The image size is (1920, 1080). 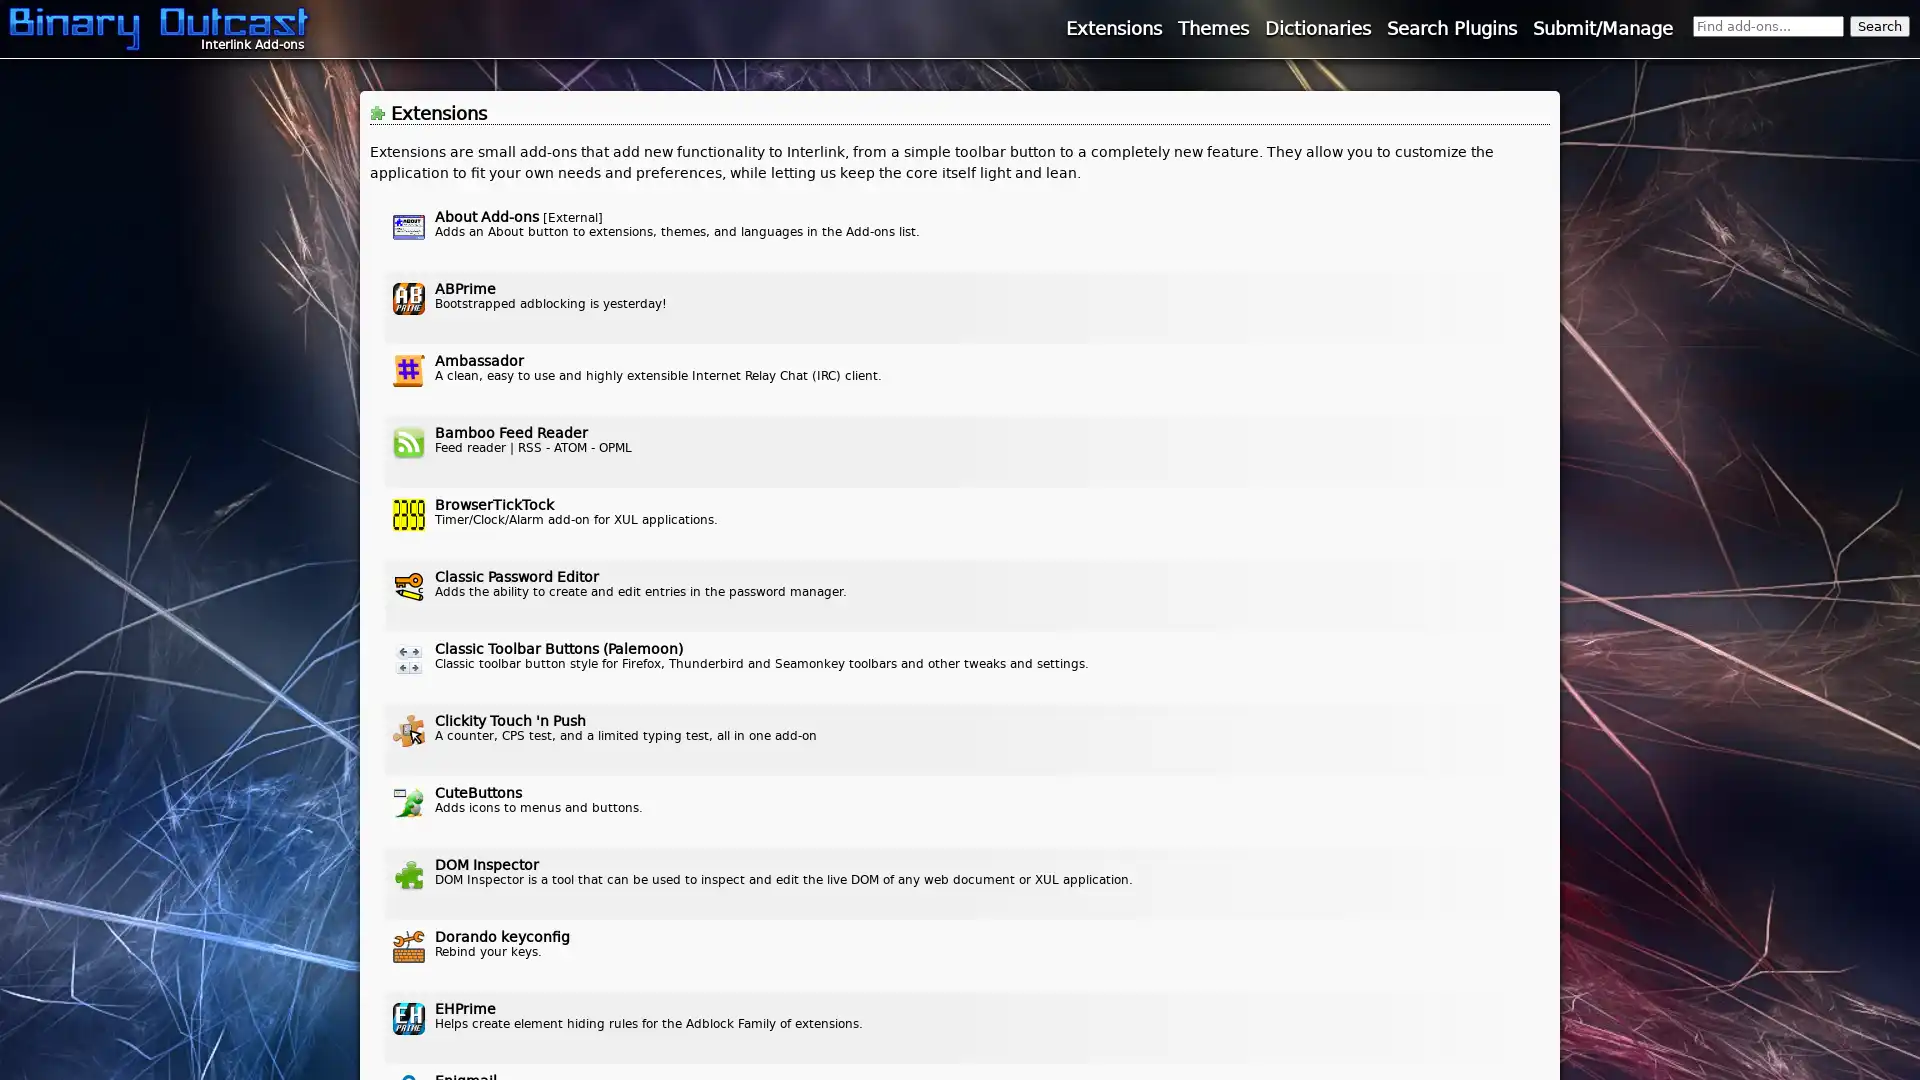 I want to click on Search, so click(x=1879, y=26).